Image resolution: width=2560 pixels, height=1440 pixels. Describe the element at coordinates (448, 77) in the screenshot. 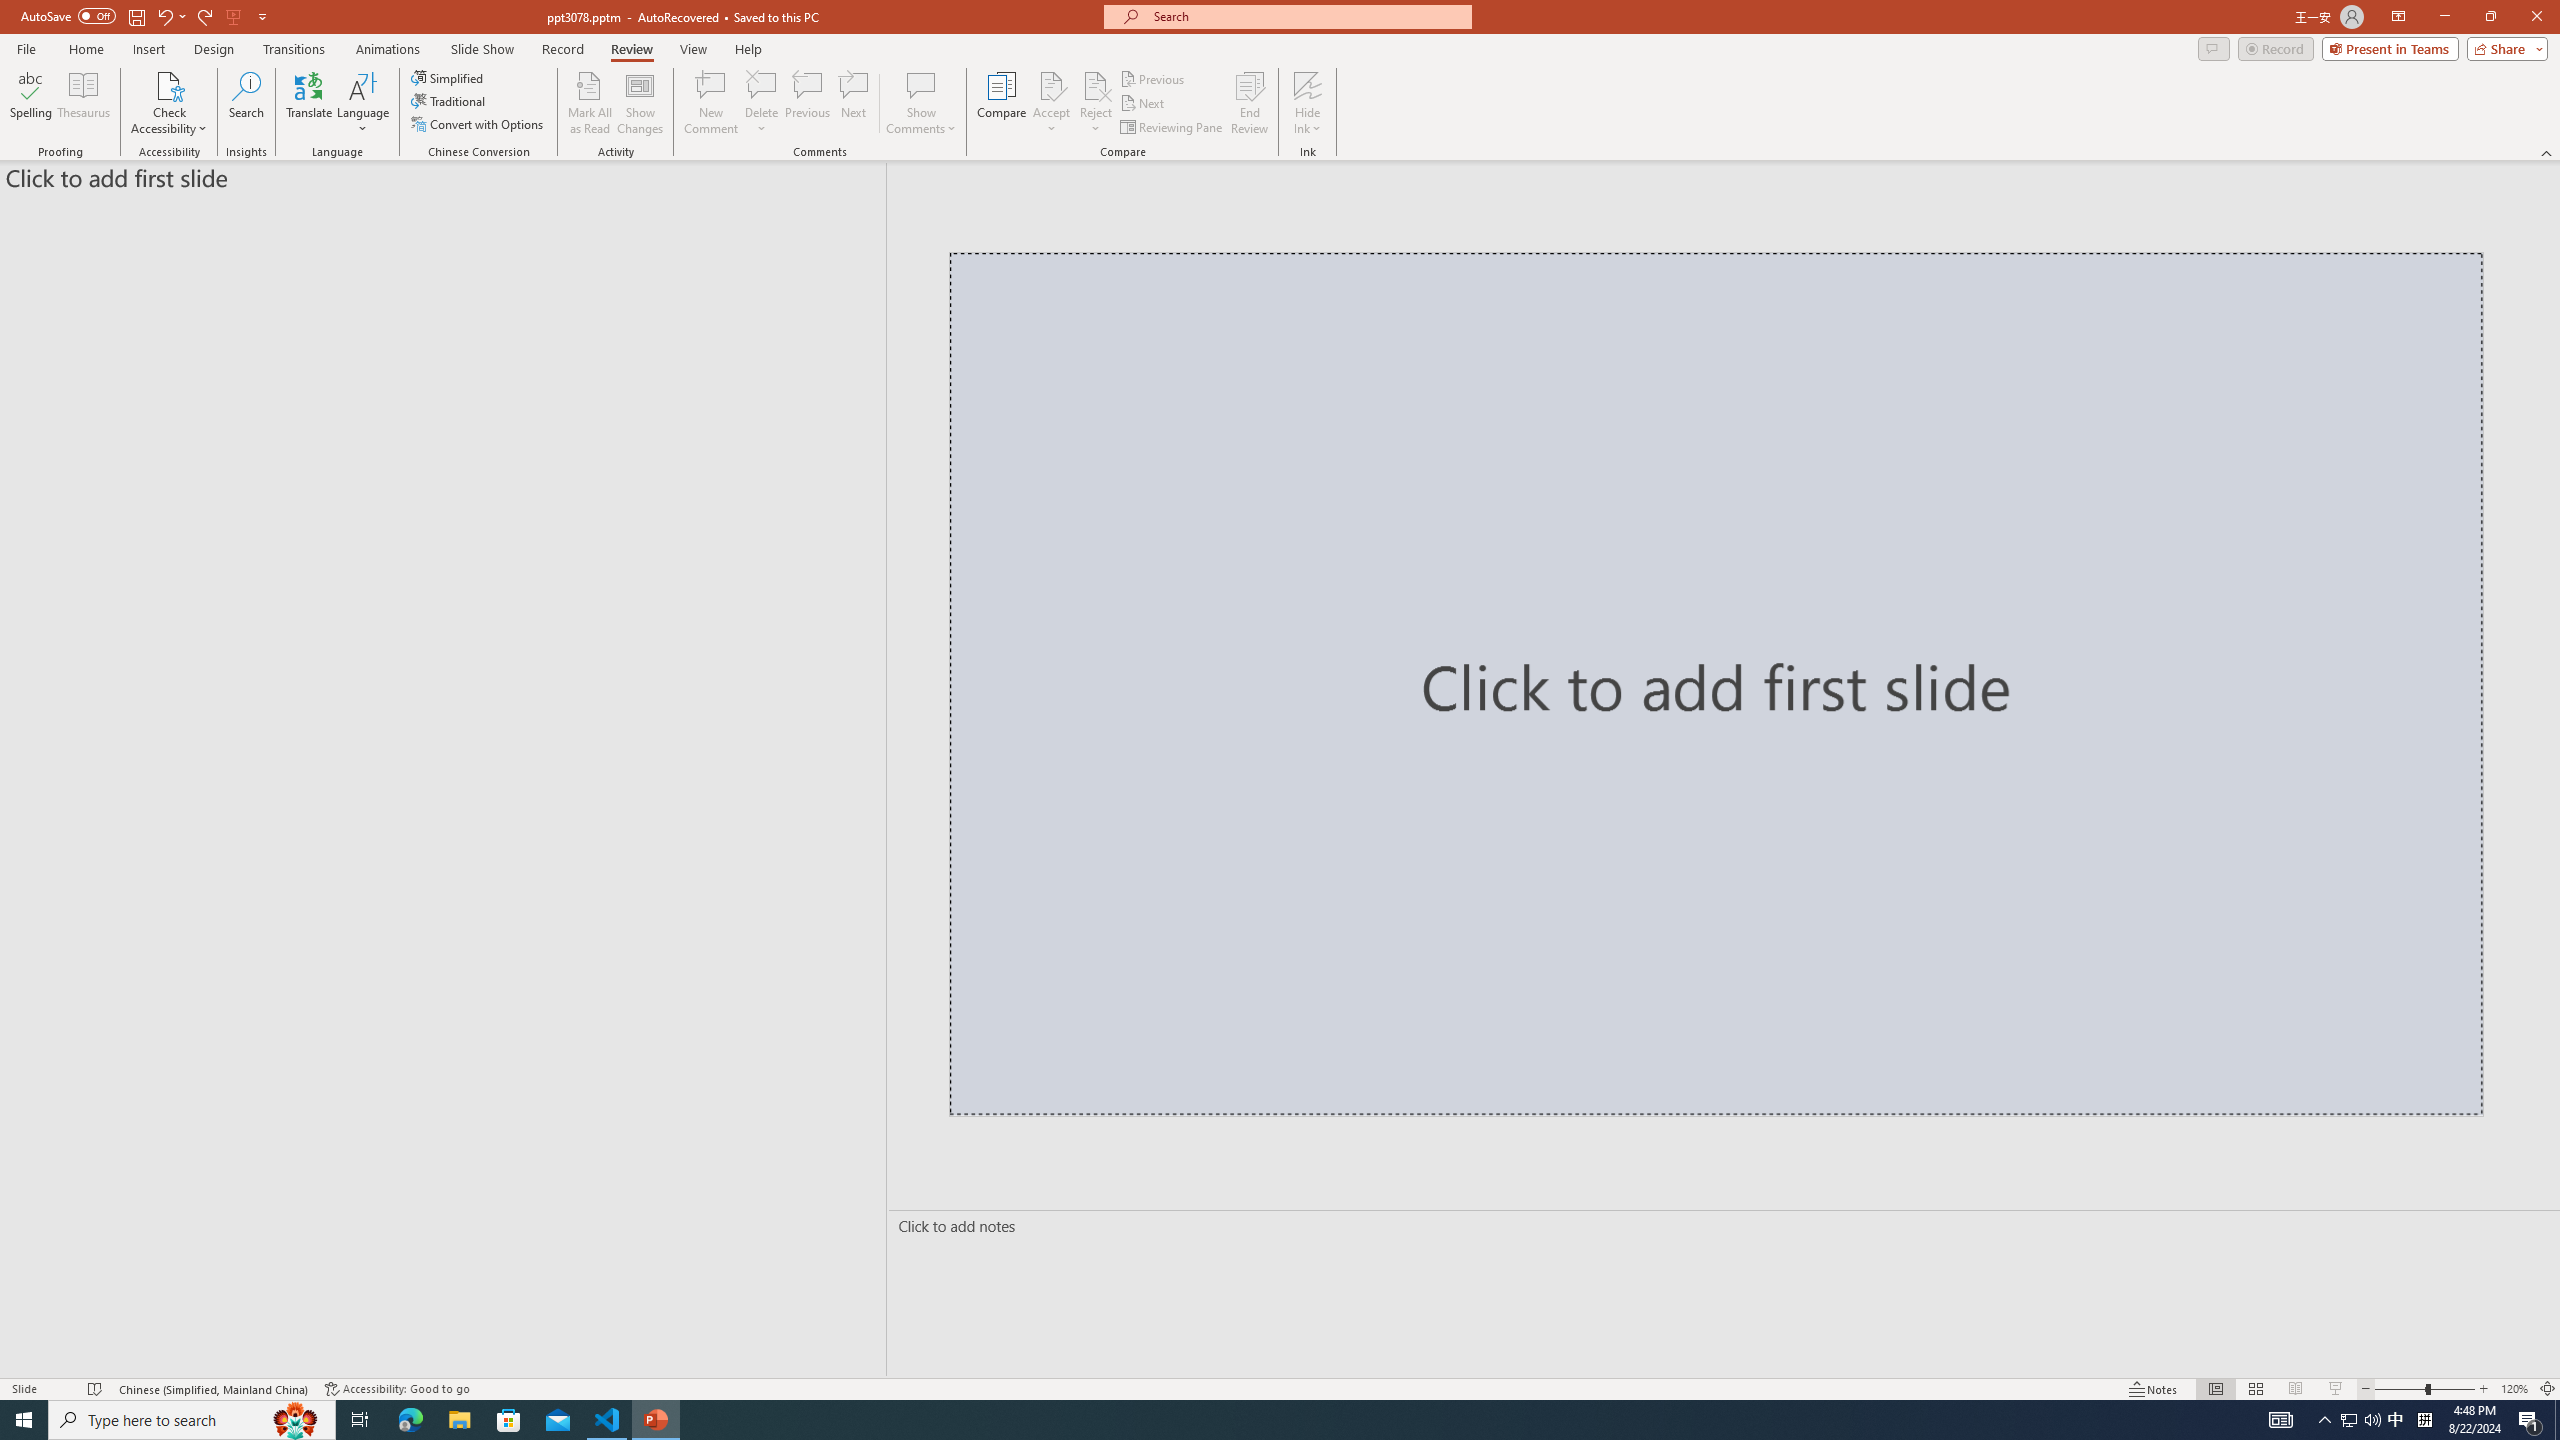

I see `'Simplified'` at that location.